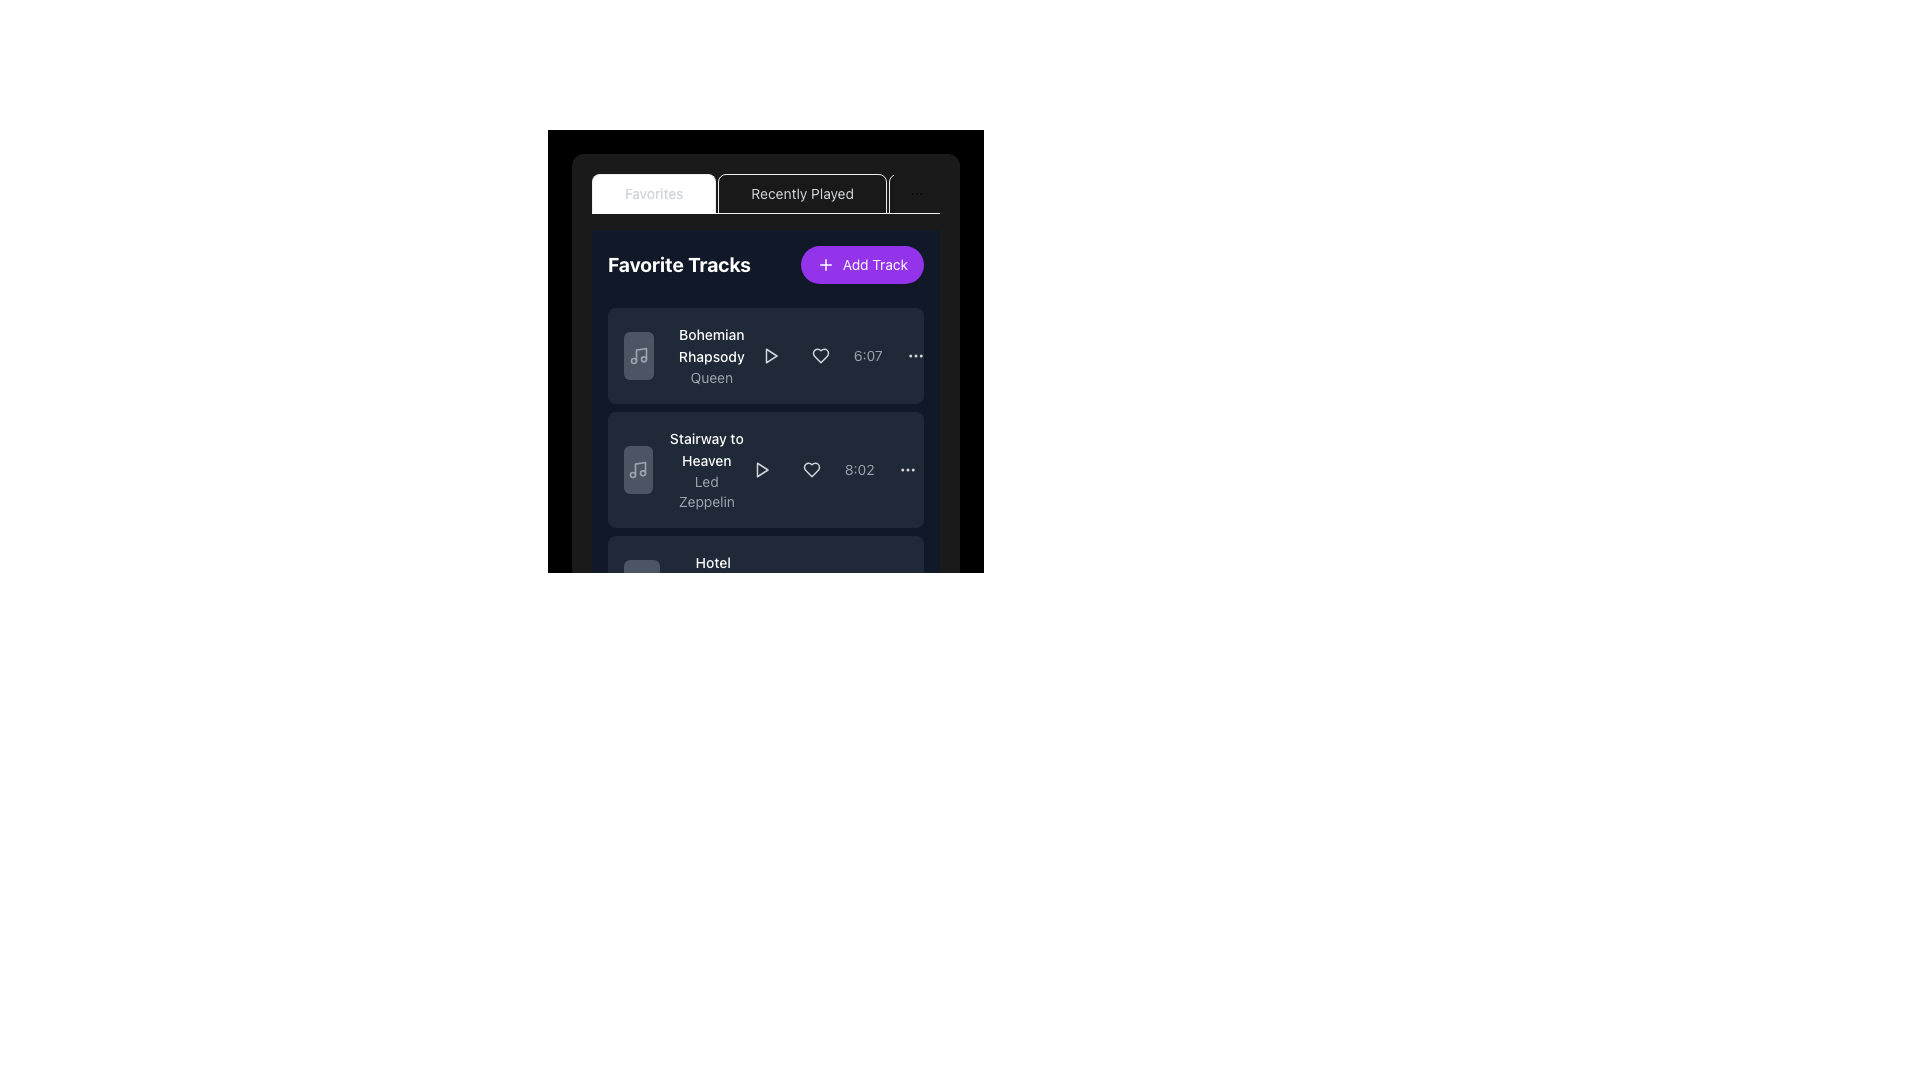  Describe the element at coordinates (826, 193) in the screenshot. I see `the 'Recently Played' tab in the navigation bar` at that location.